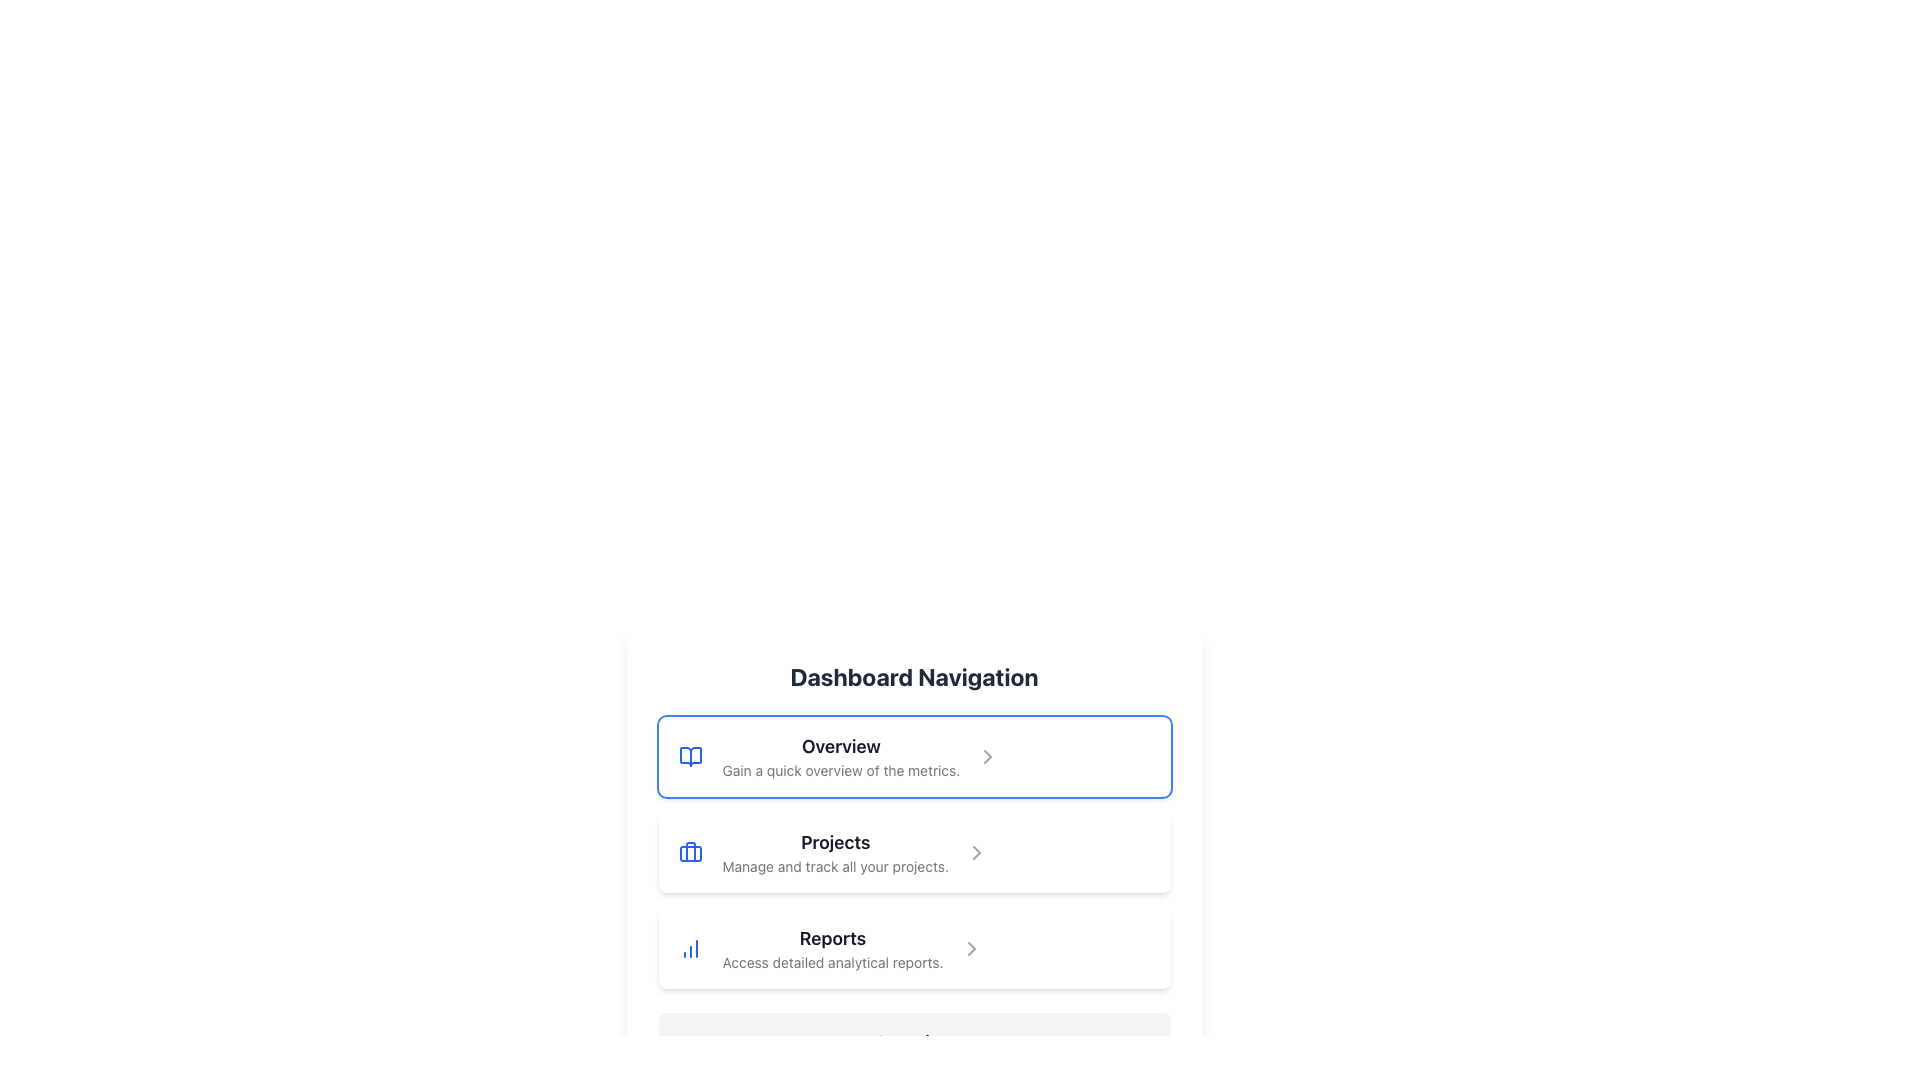 This screenshot has width=1920, height=1080. Describe the element at coordinates (971, 947) in the screenshot. I see `the chevron arrow icon pointing to the right, located at the far right of the 'Reports' menu item in the vertical navigation menu` at that location.